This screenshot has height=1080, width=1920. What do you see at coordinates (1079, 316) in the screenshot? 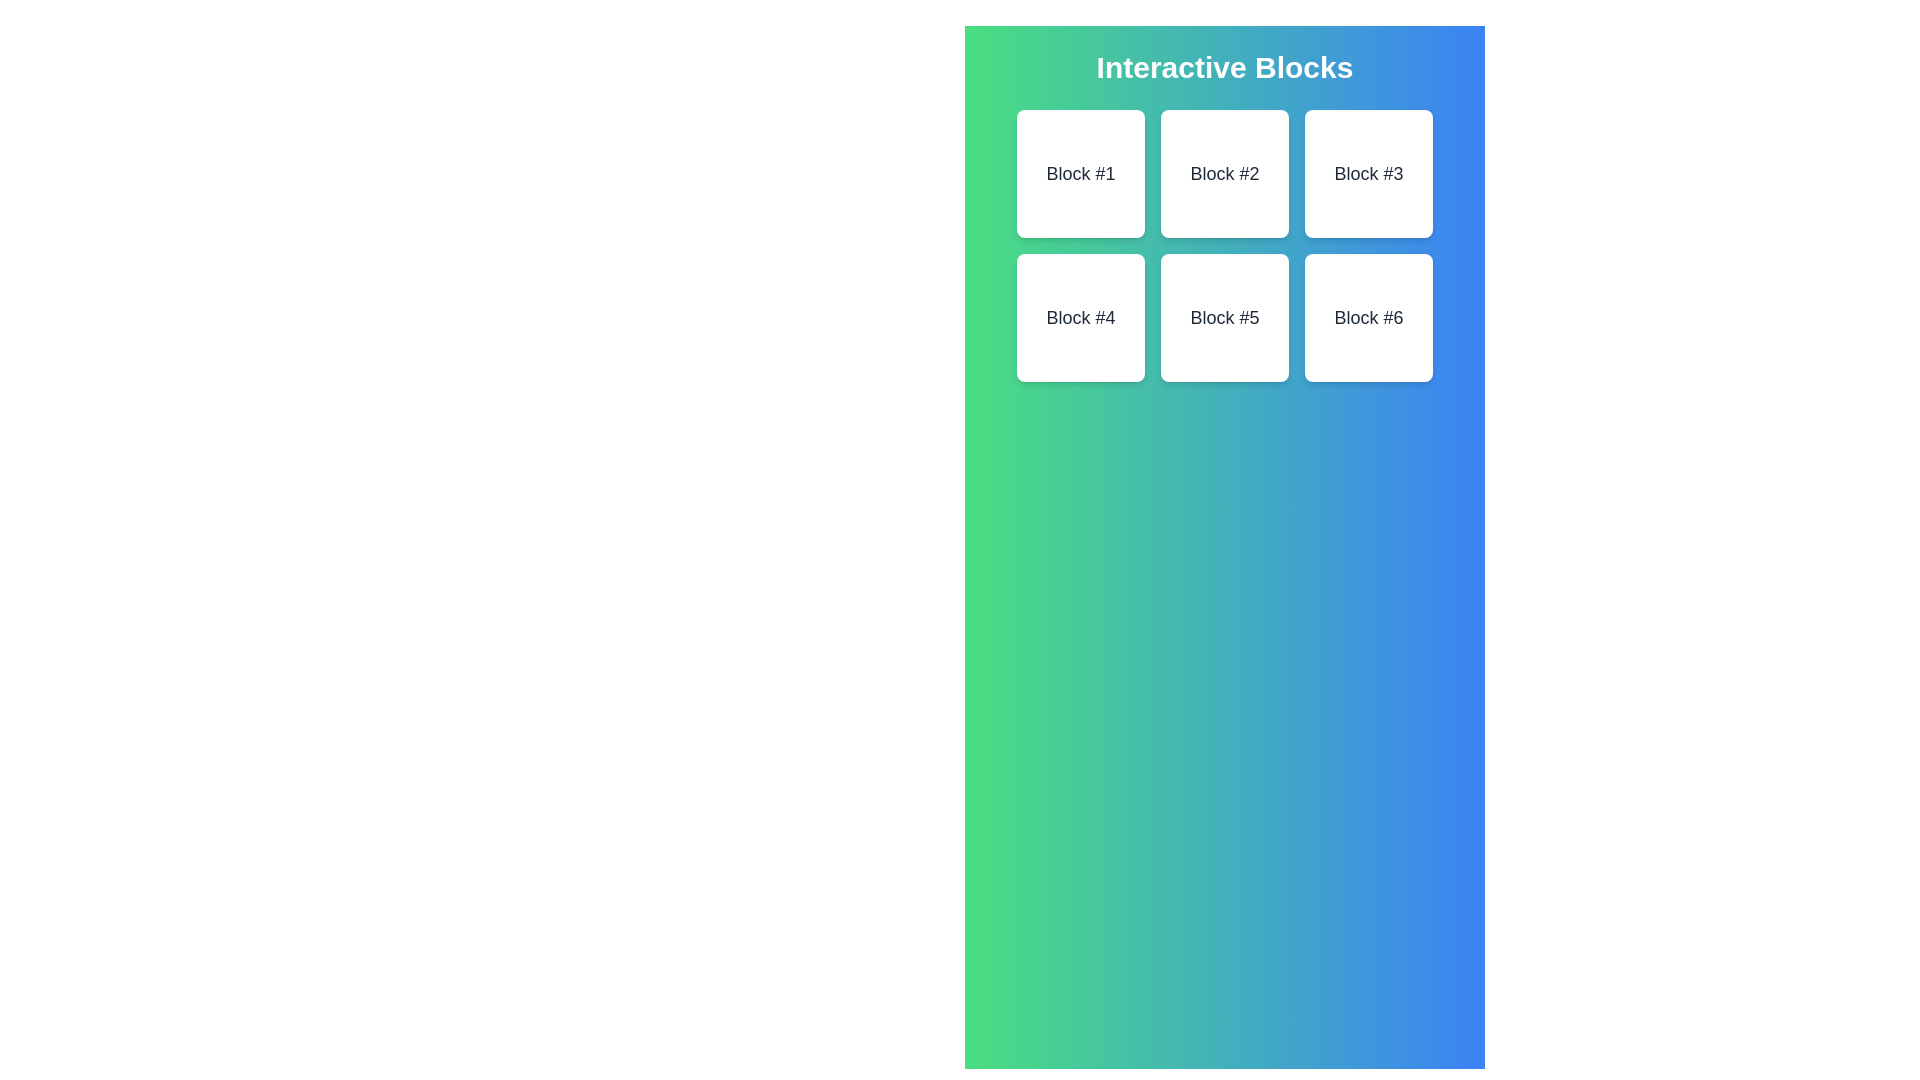
I see `the Static content block located in the second row, first column of a 3x2 grid layout, which displays text content` at bounding box center [1079, 316].